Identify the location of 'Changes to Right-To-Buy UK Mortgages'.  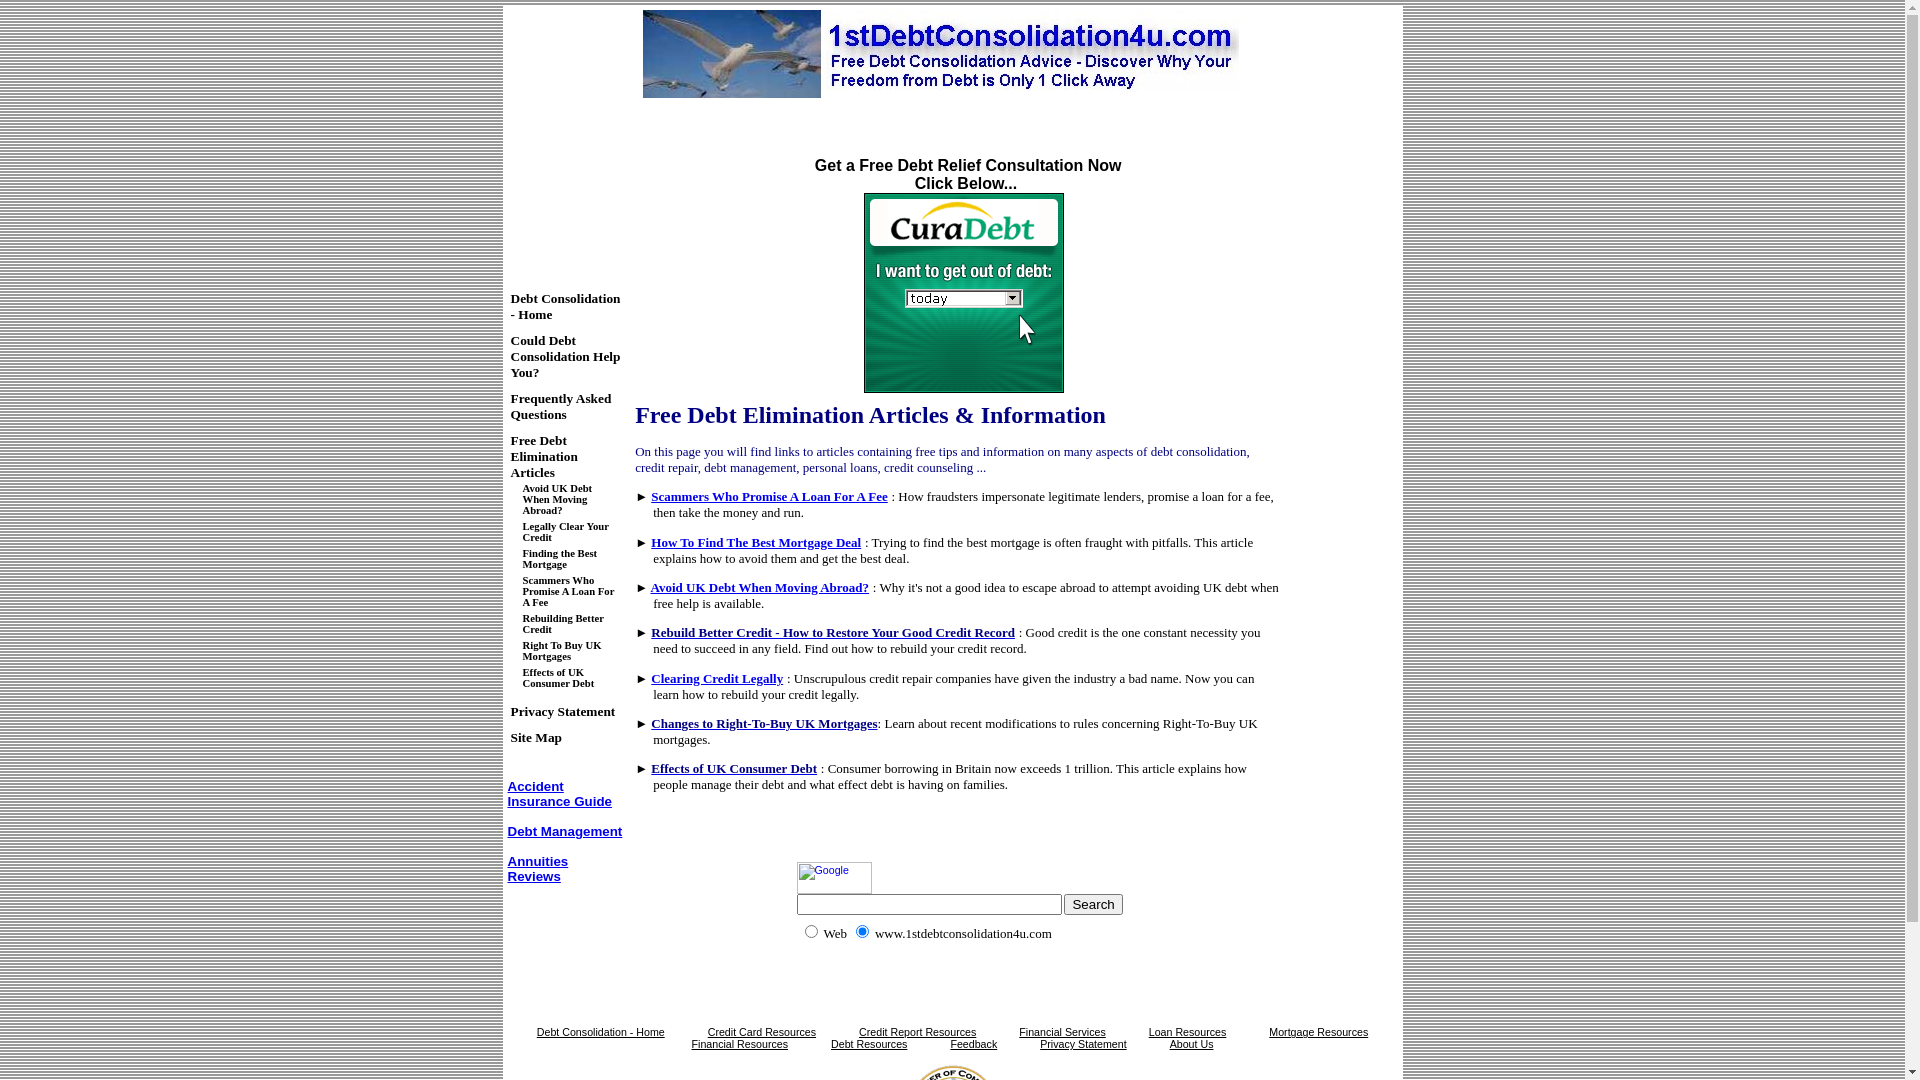
(762, 723).